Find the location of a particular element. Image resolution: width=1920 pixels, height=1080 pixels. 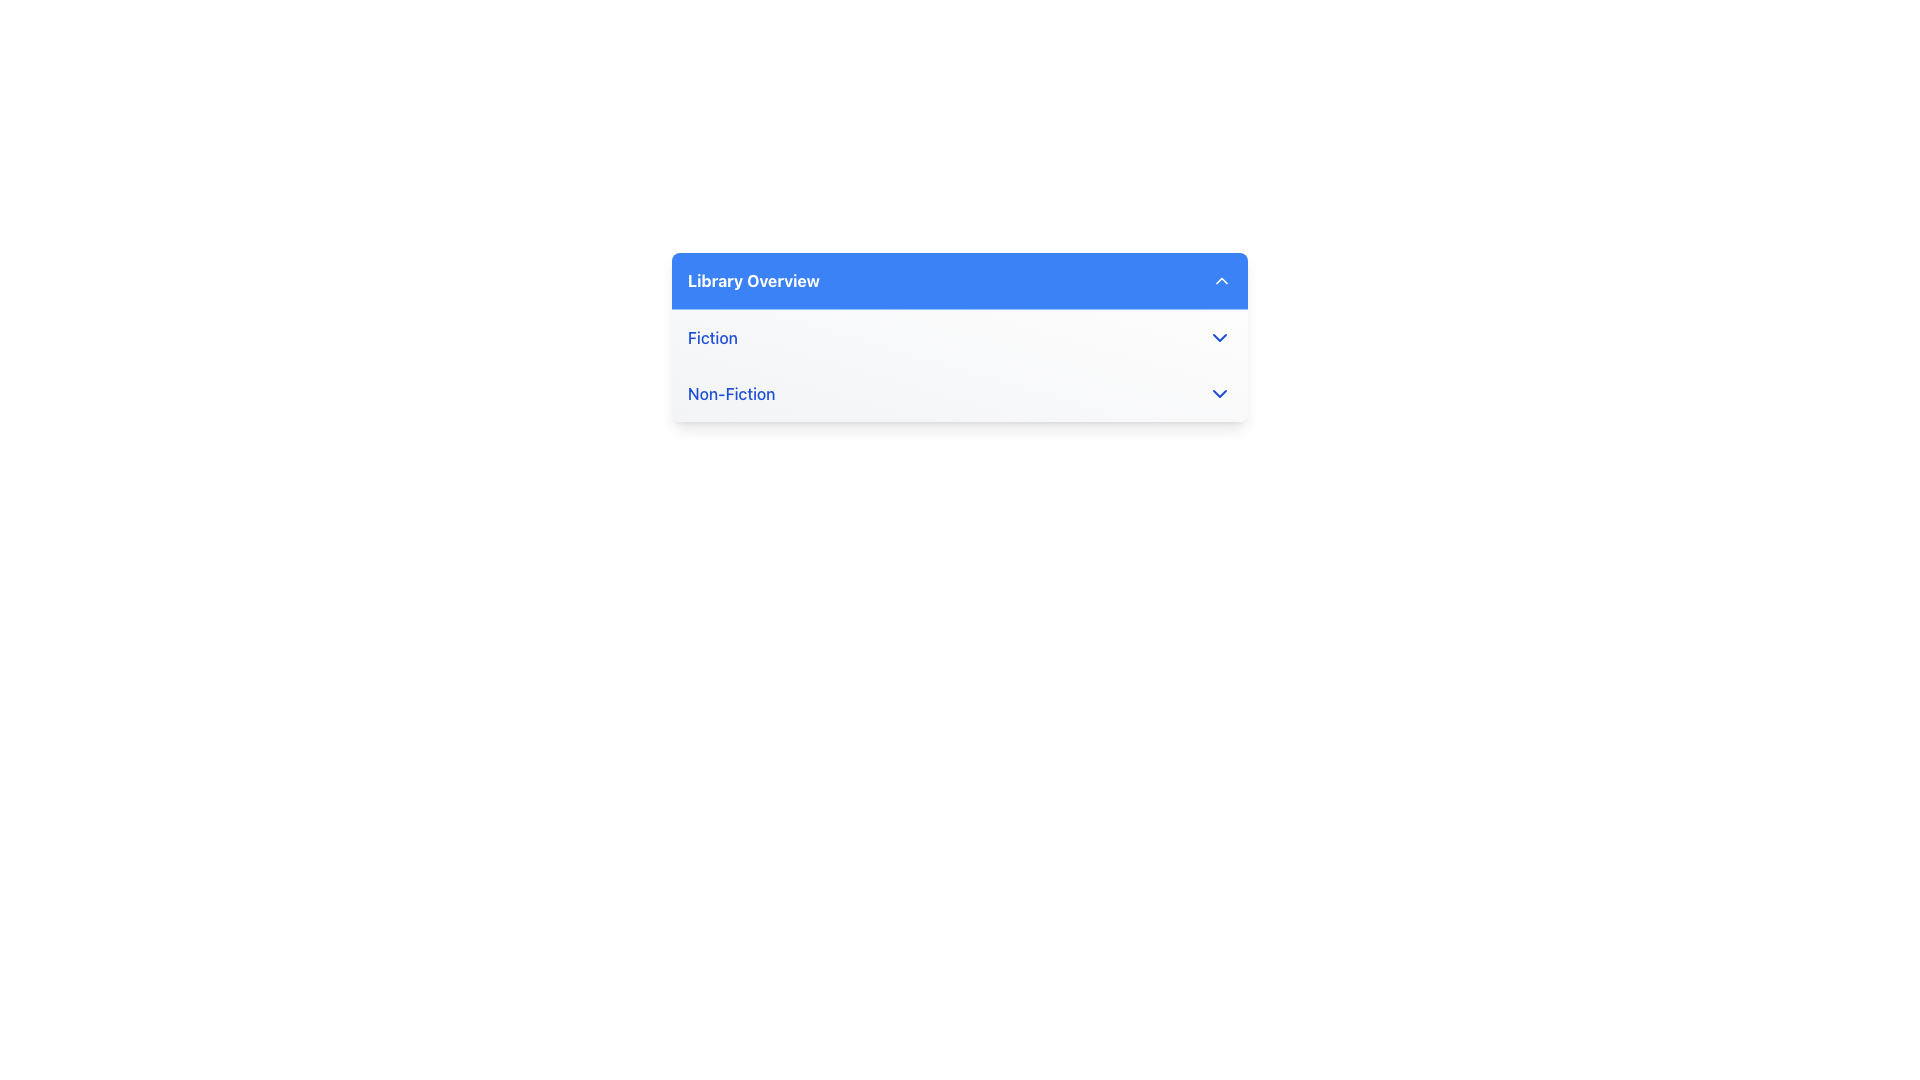

the collapsible dropdown menu icon located to the right of the 'Fiction' text is located at coordinates (1218, 337).